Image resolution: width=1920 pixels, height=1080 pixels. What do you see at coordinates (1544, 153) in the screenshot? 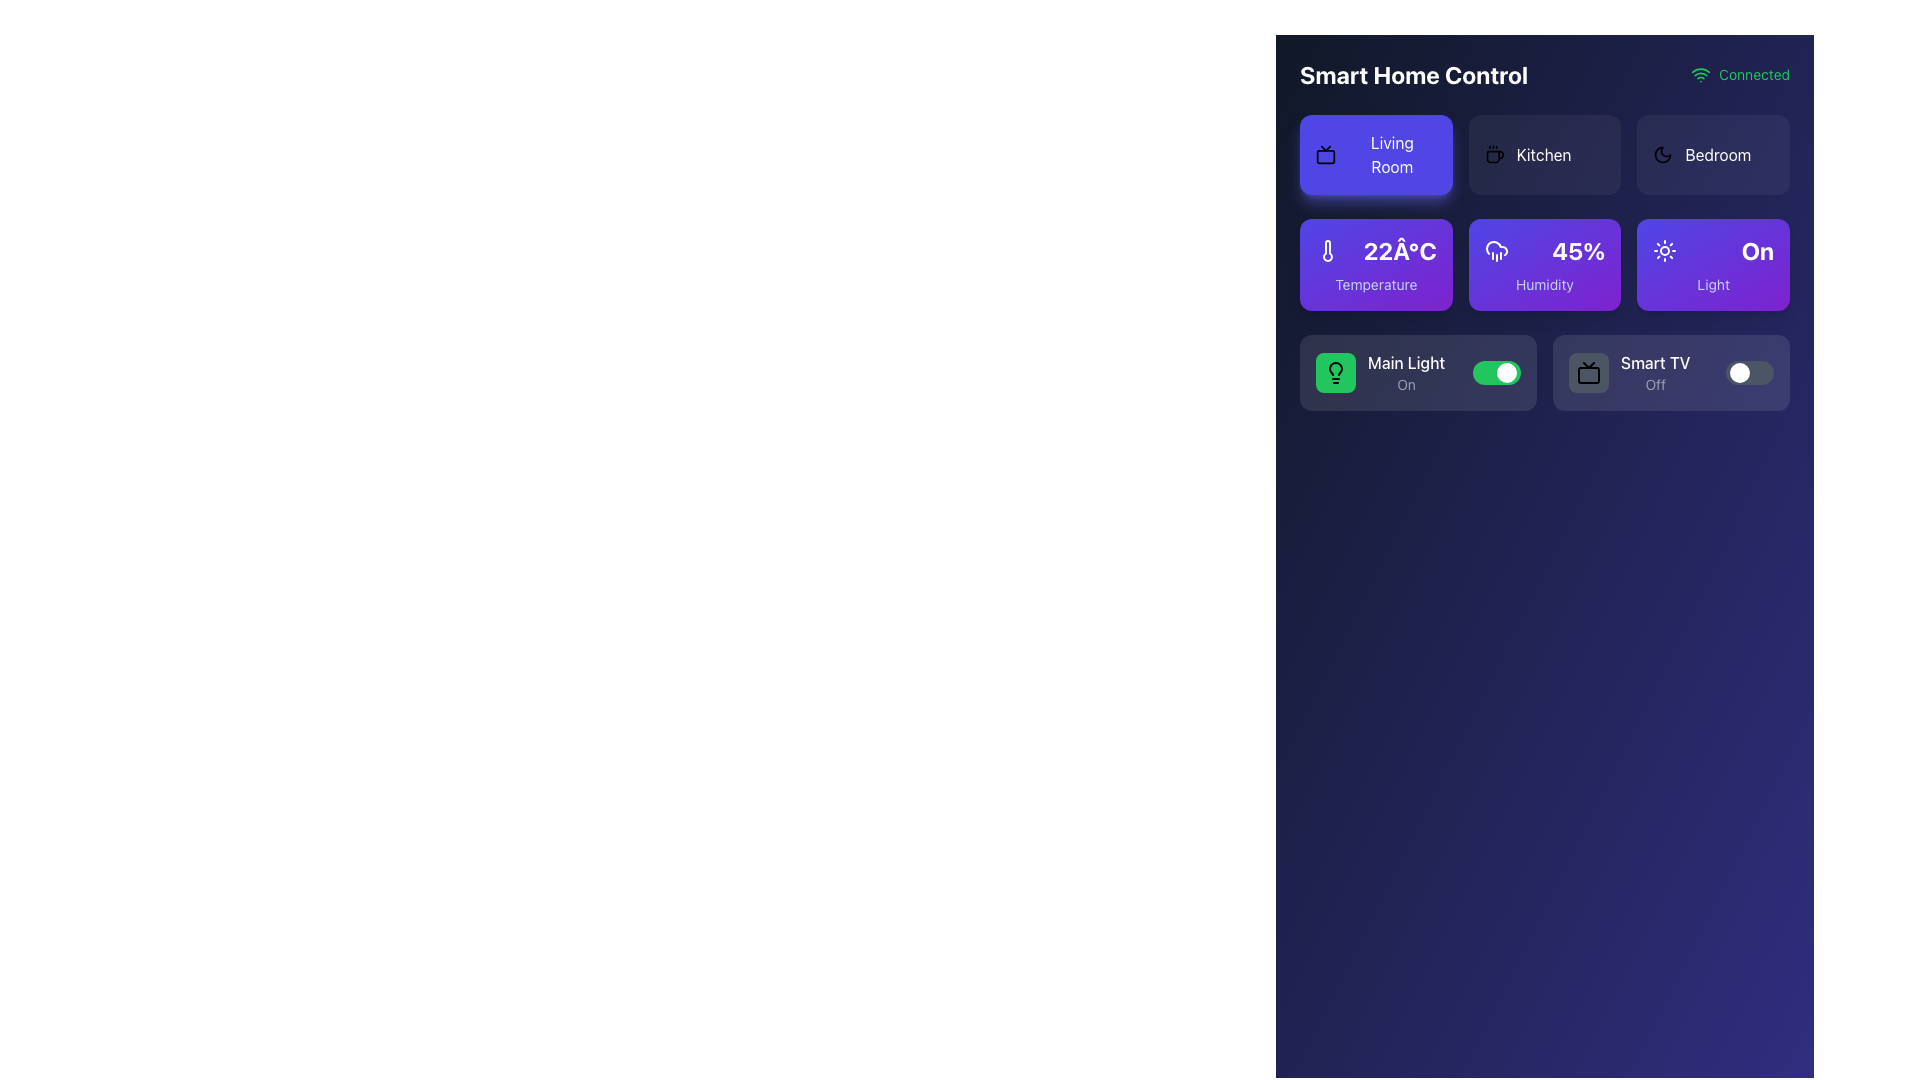
I see `the button located near the top-center of the interface` at bounding box center [1544, 153].